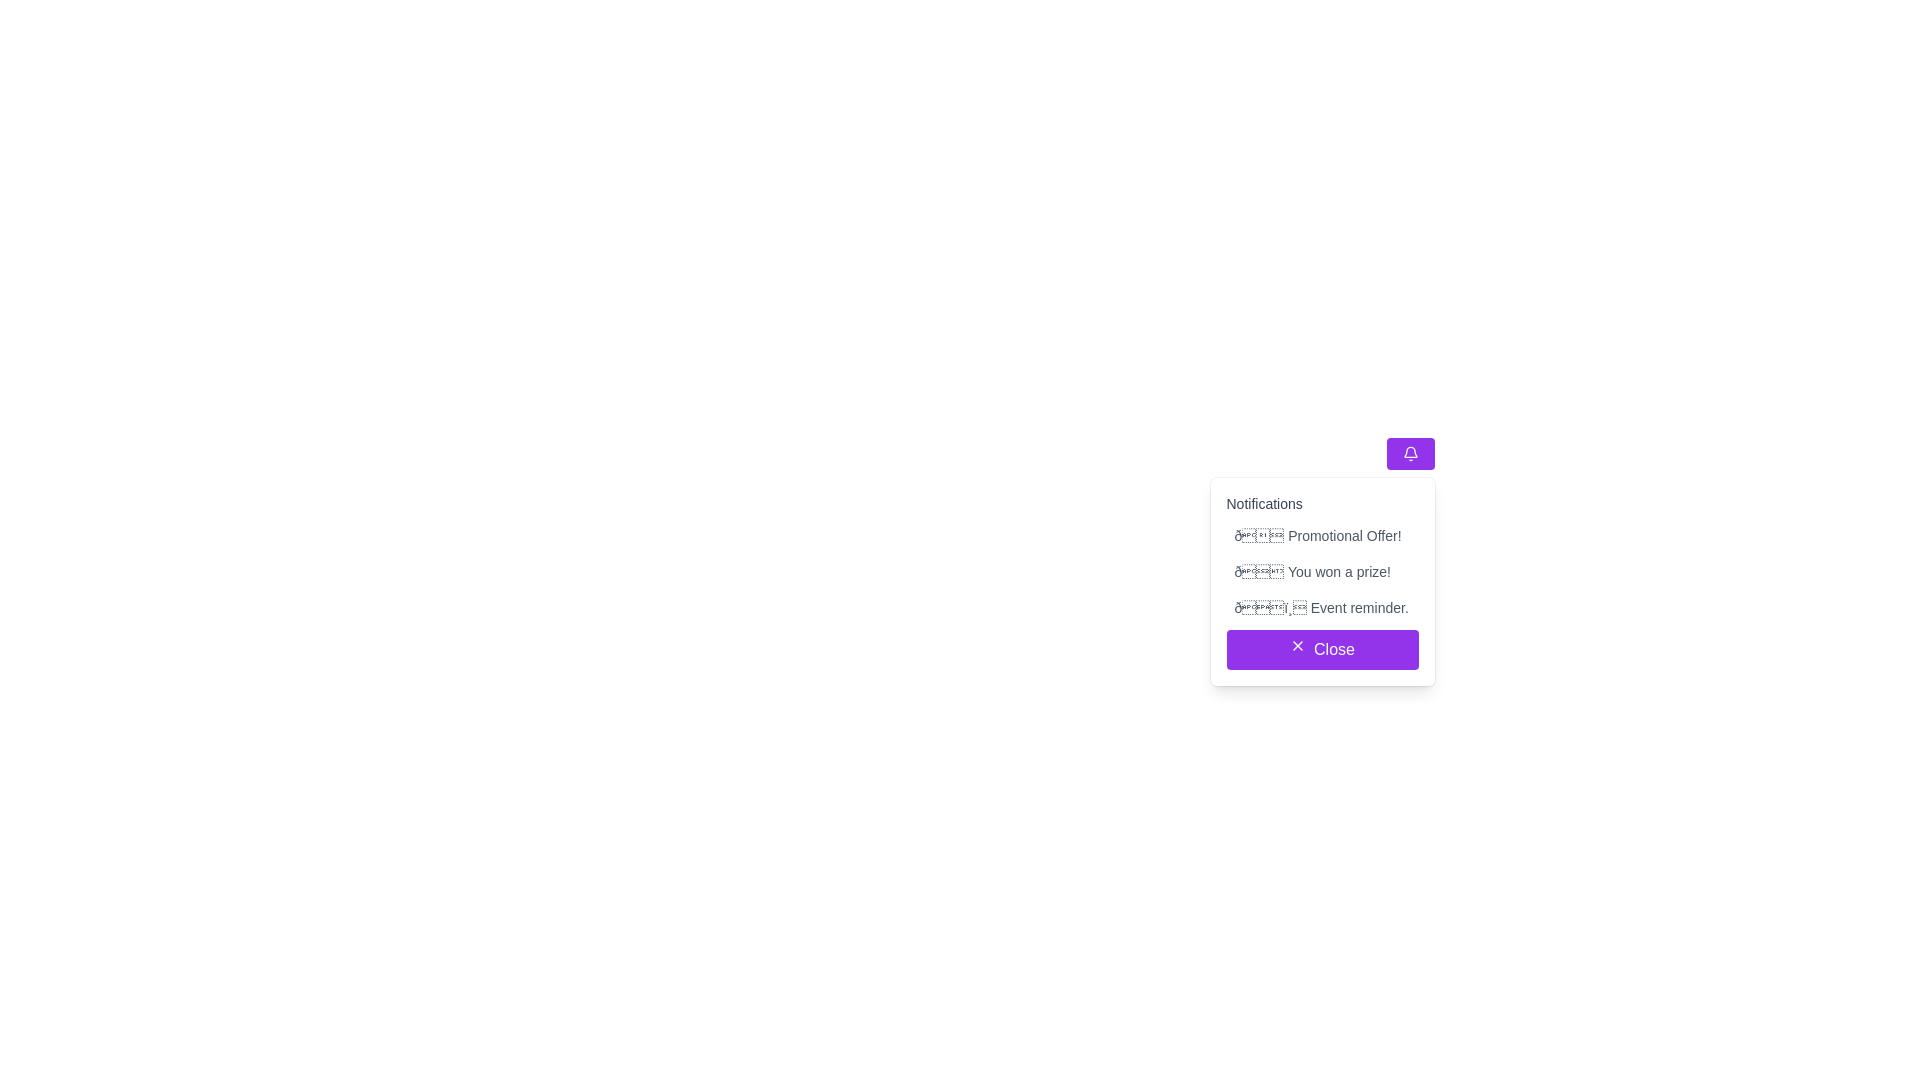  What do you see at coordinates (1409, 454) in the screenshot?
I see `the notification toggle button, which is a small bell icon within a purple circular background located at the top-right corner of the notification panel` at bounding box center [1409, 454].